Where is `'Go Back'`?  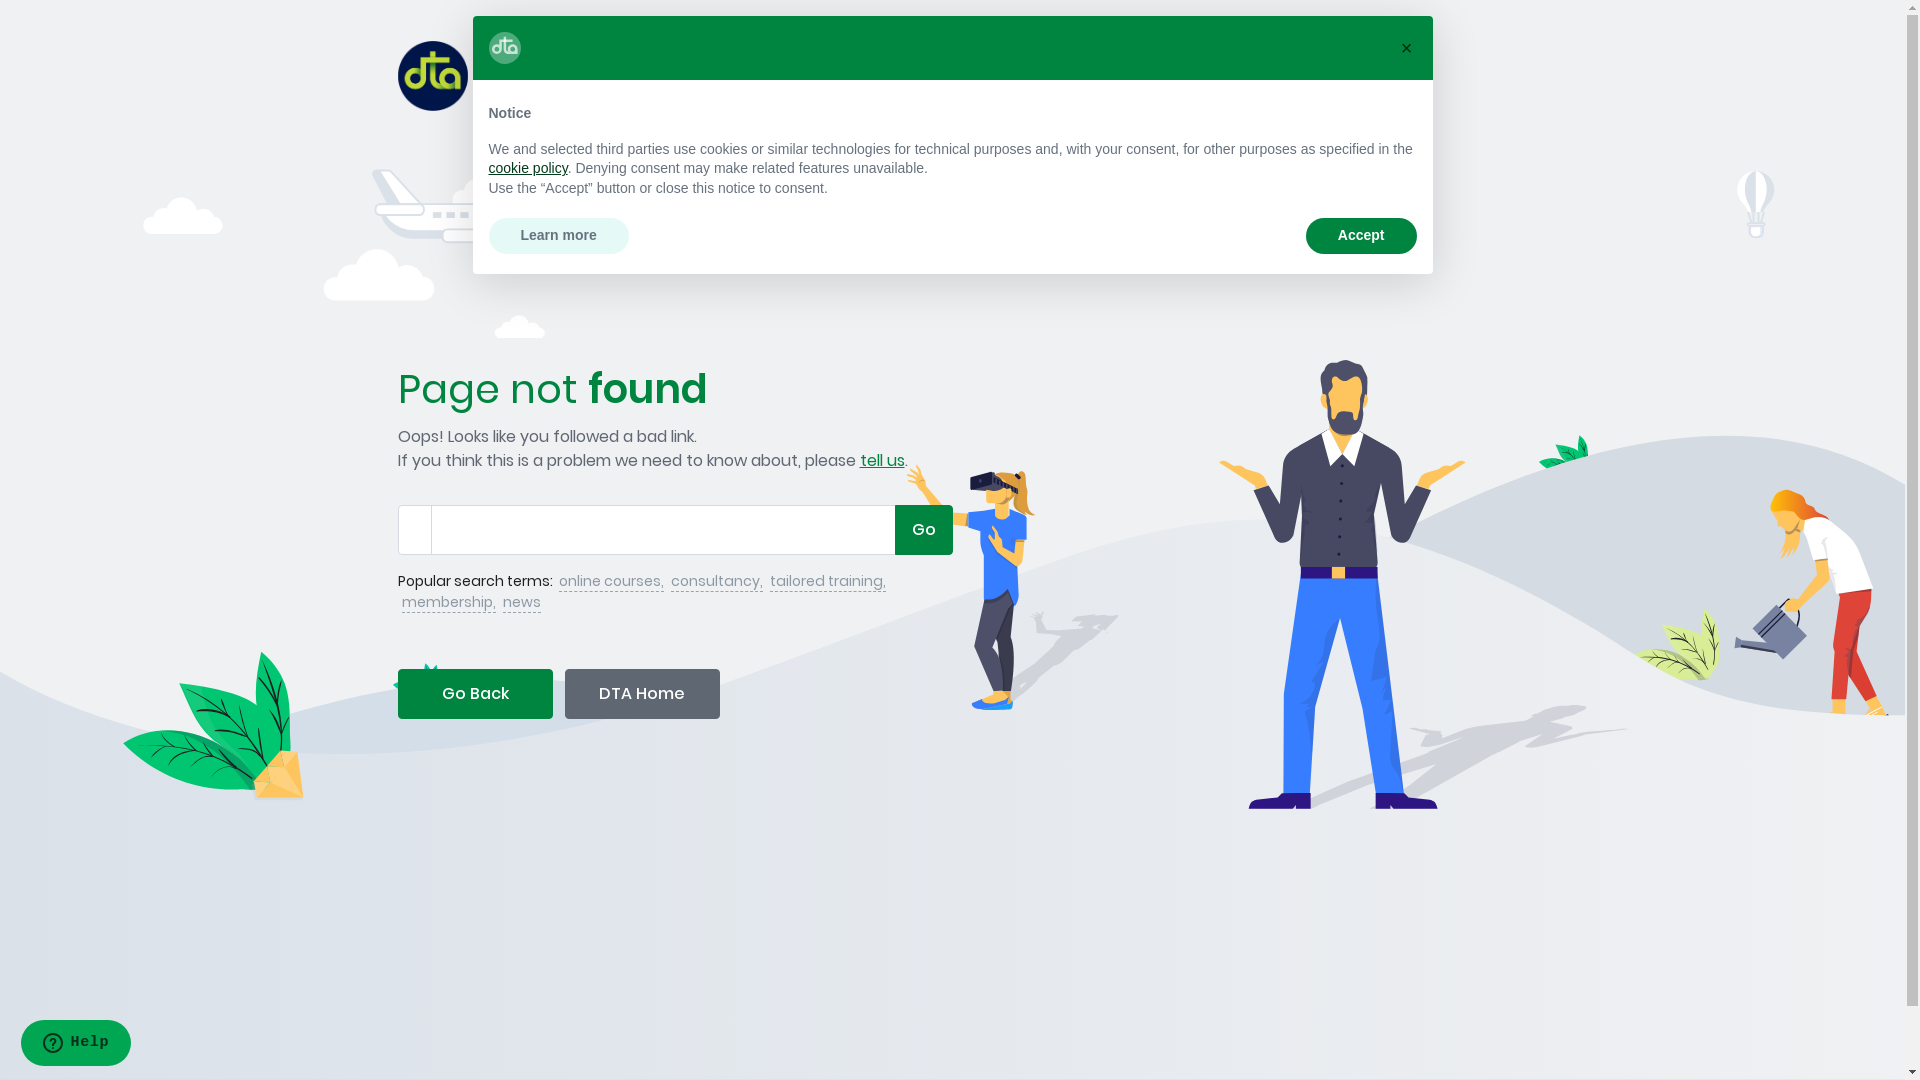
'Go Back' is located at coordinates (474, 693).